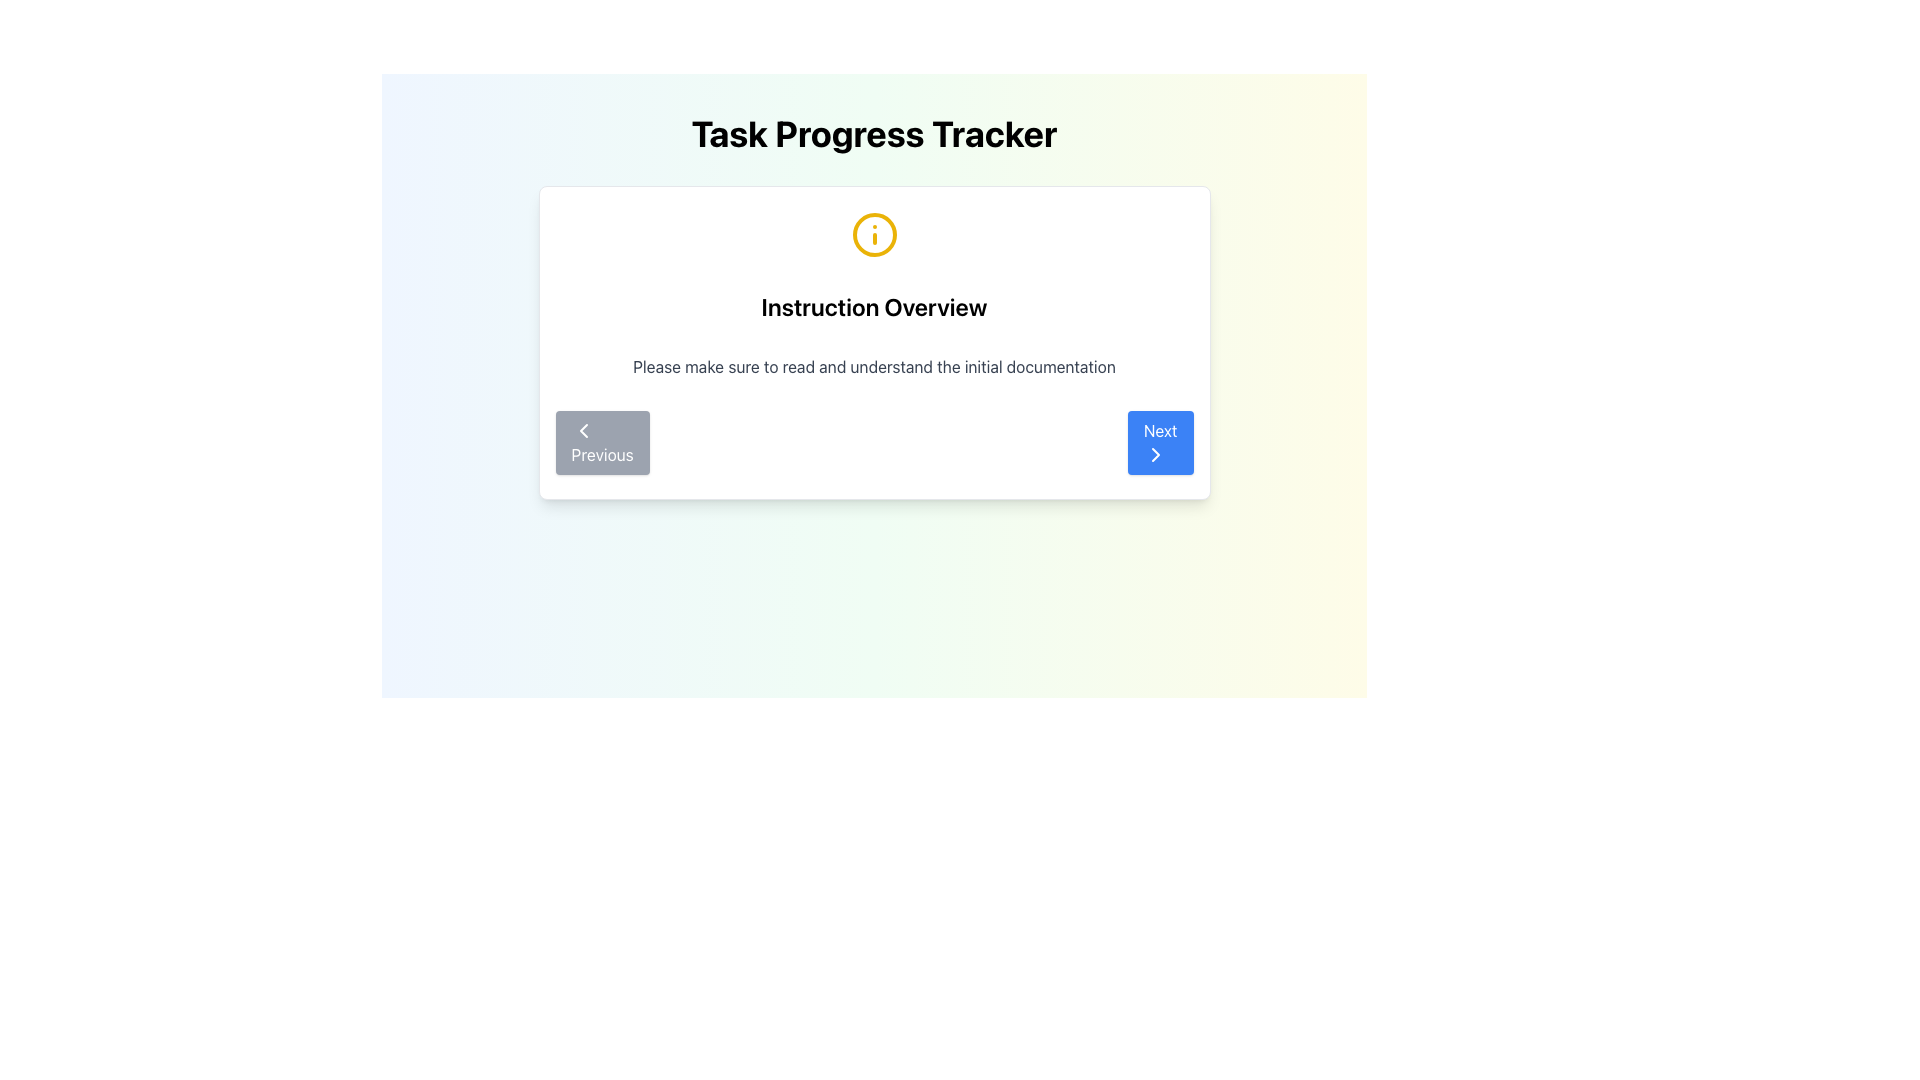 Image resolution: width=1920 pixels, height=1080 pixels. I want to click on the decorative icon within the 'Next' button, which symbolizes forward navigation, located on the right side of the interface, so click(1155, 455).